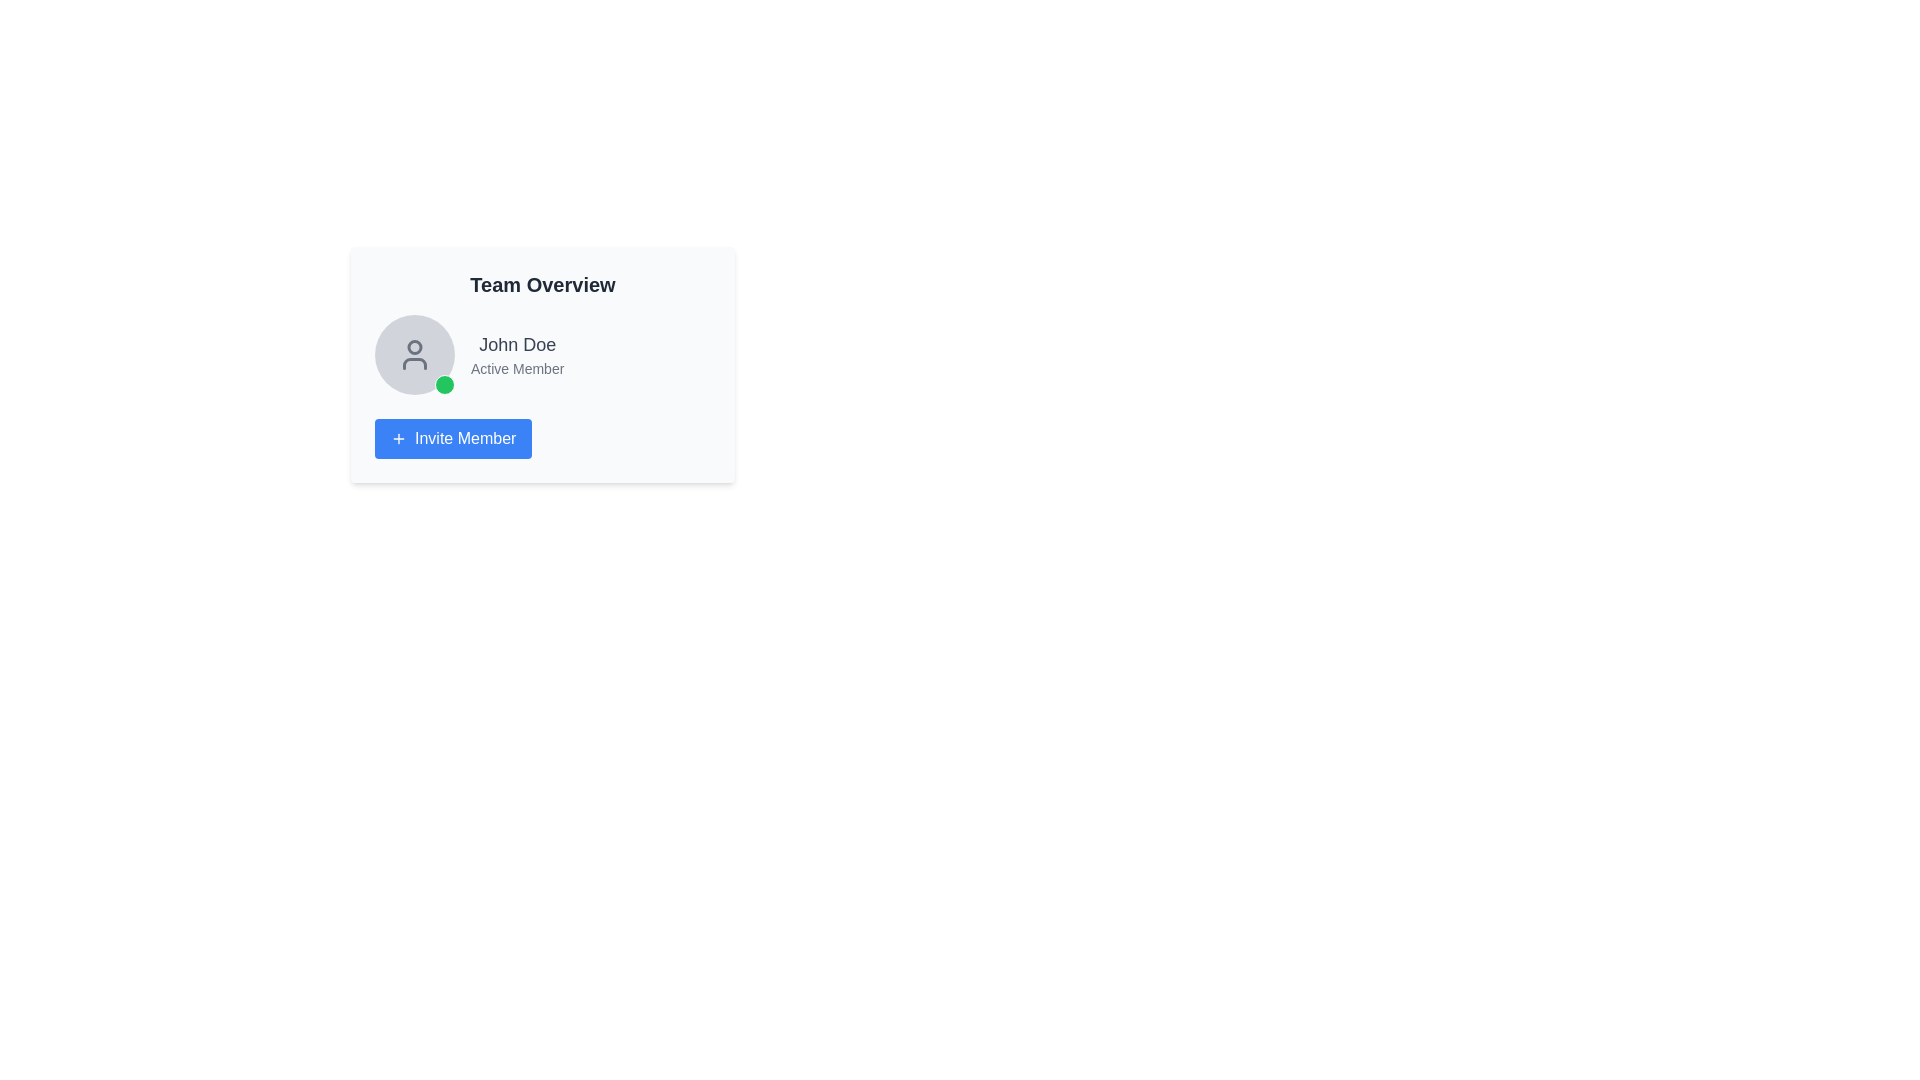 The width and height of the screenshot is (1920, 1080). What do you see at coordinates (398, 438) in the screenshot?
I see `the small white plus icon located to the left of the 'Invite Member' text within the blue button` at bounding box center [398, 438].